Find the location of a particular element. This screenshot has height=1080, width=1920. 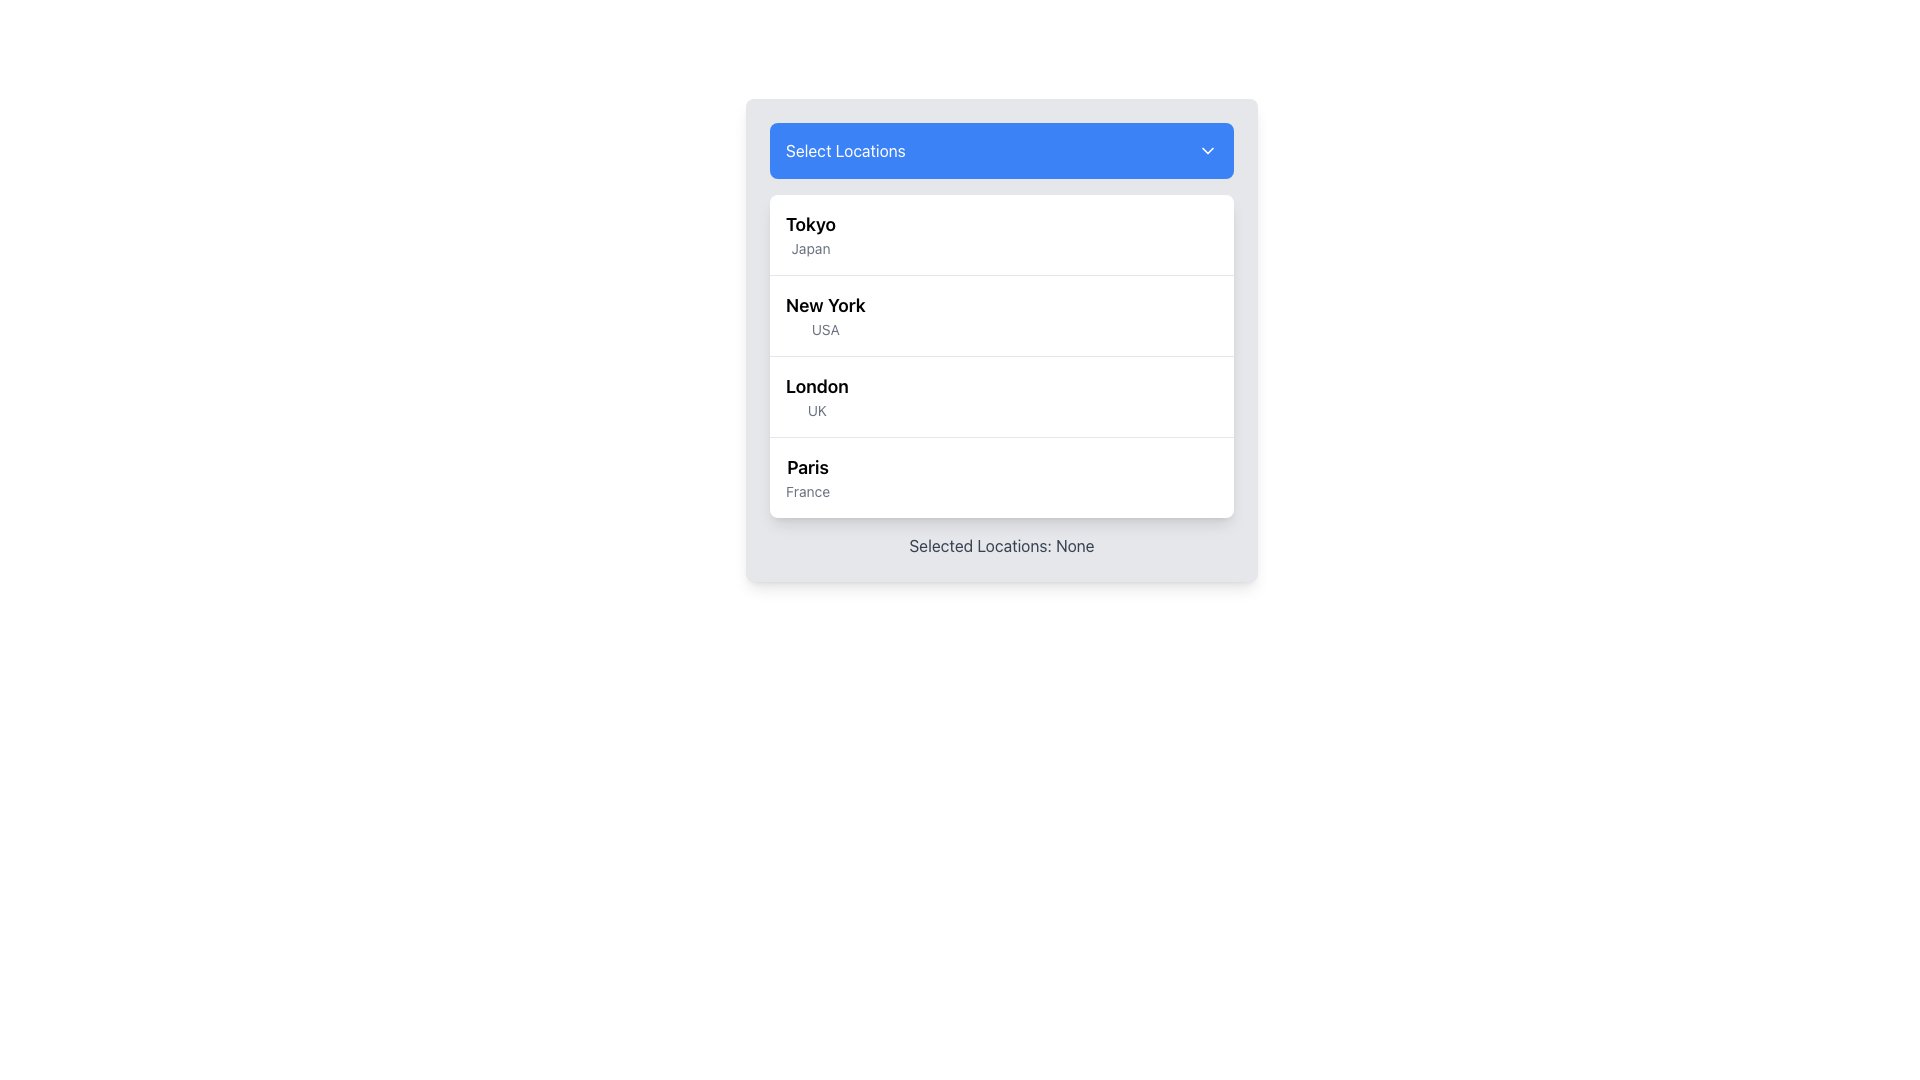

the Dropdown Toggle Button labeled 'Select Locations' is located at coordinates (1002, 149).